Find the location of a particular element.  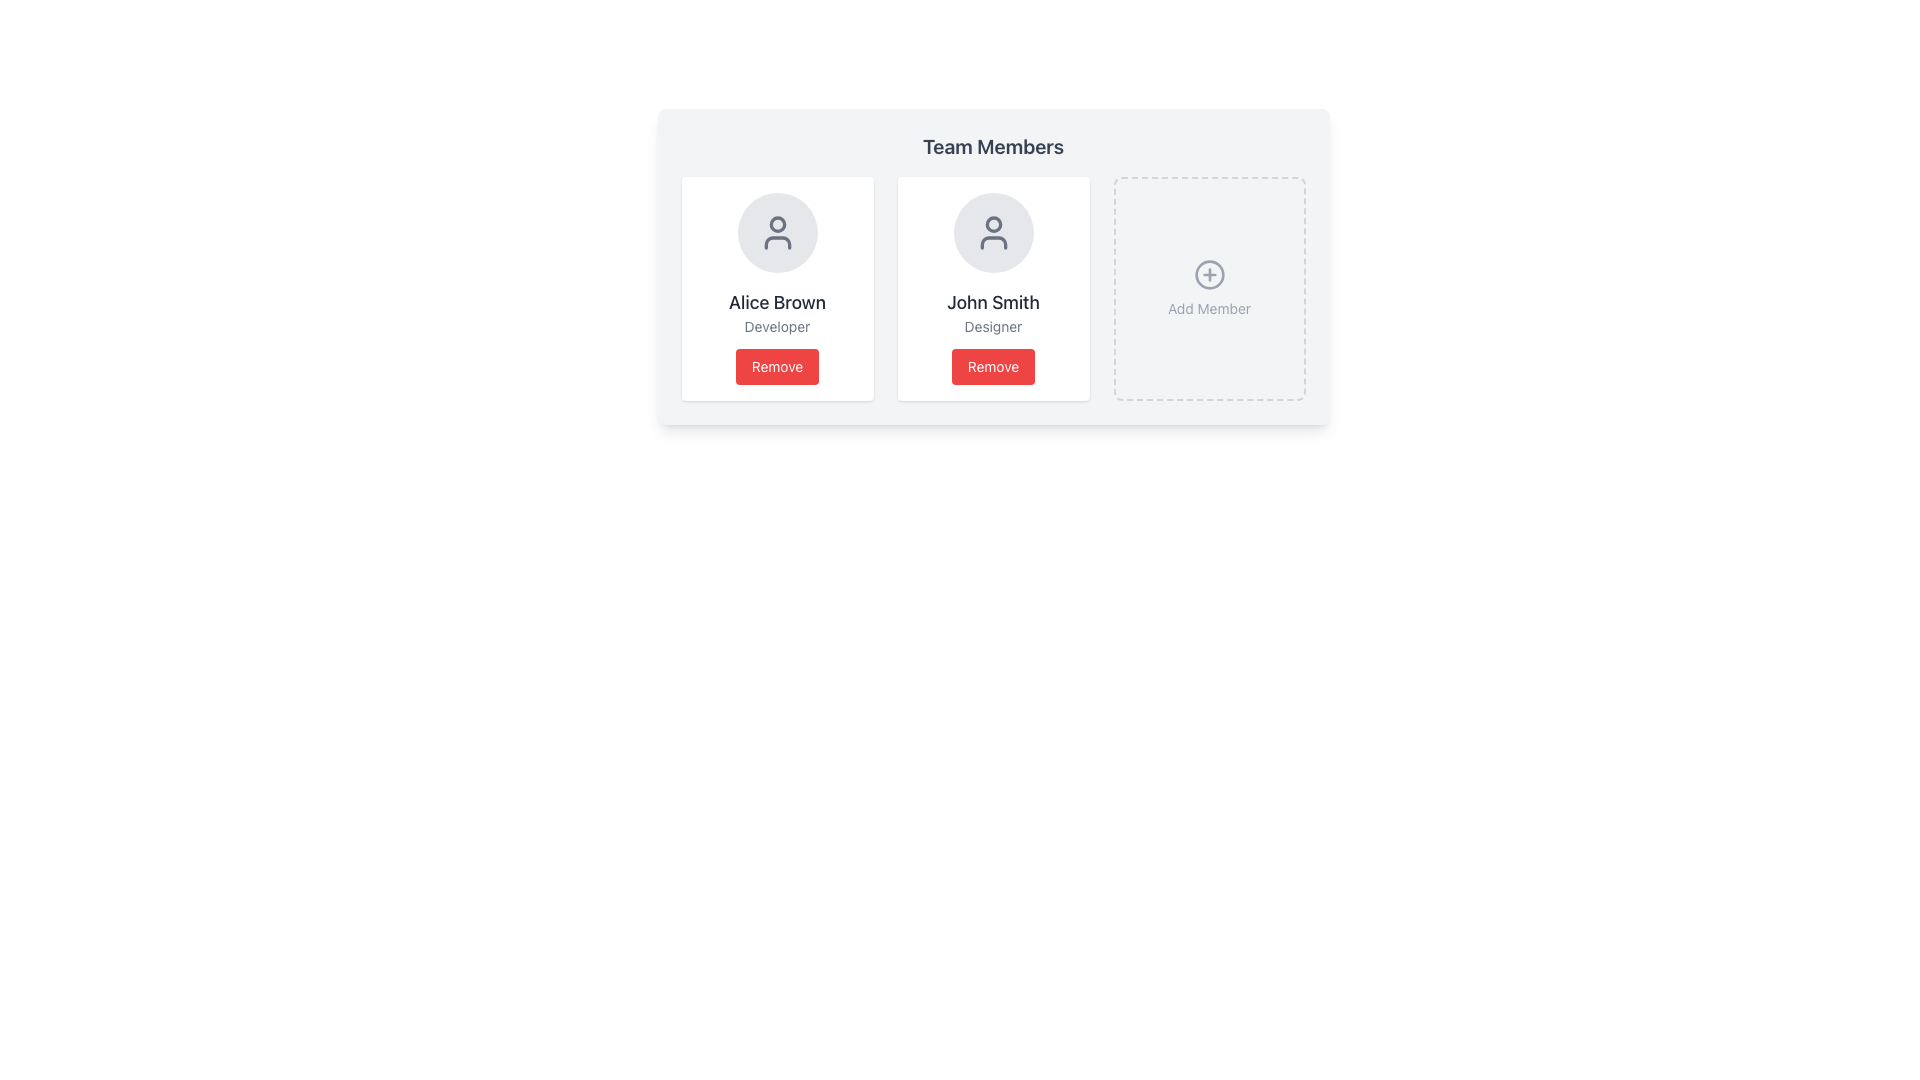

the text label displaying 'Developer' located at the center of the card interface in the team member section is located at coordinates (776, 326).